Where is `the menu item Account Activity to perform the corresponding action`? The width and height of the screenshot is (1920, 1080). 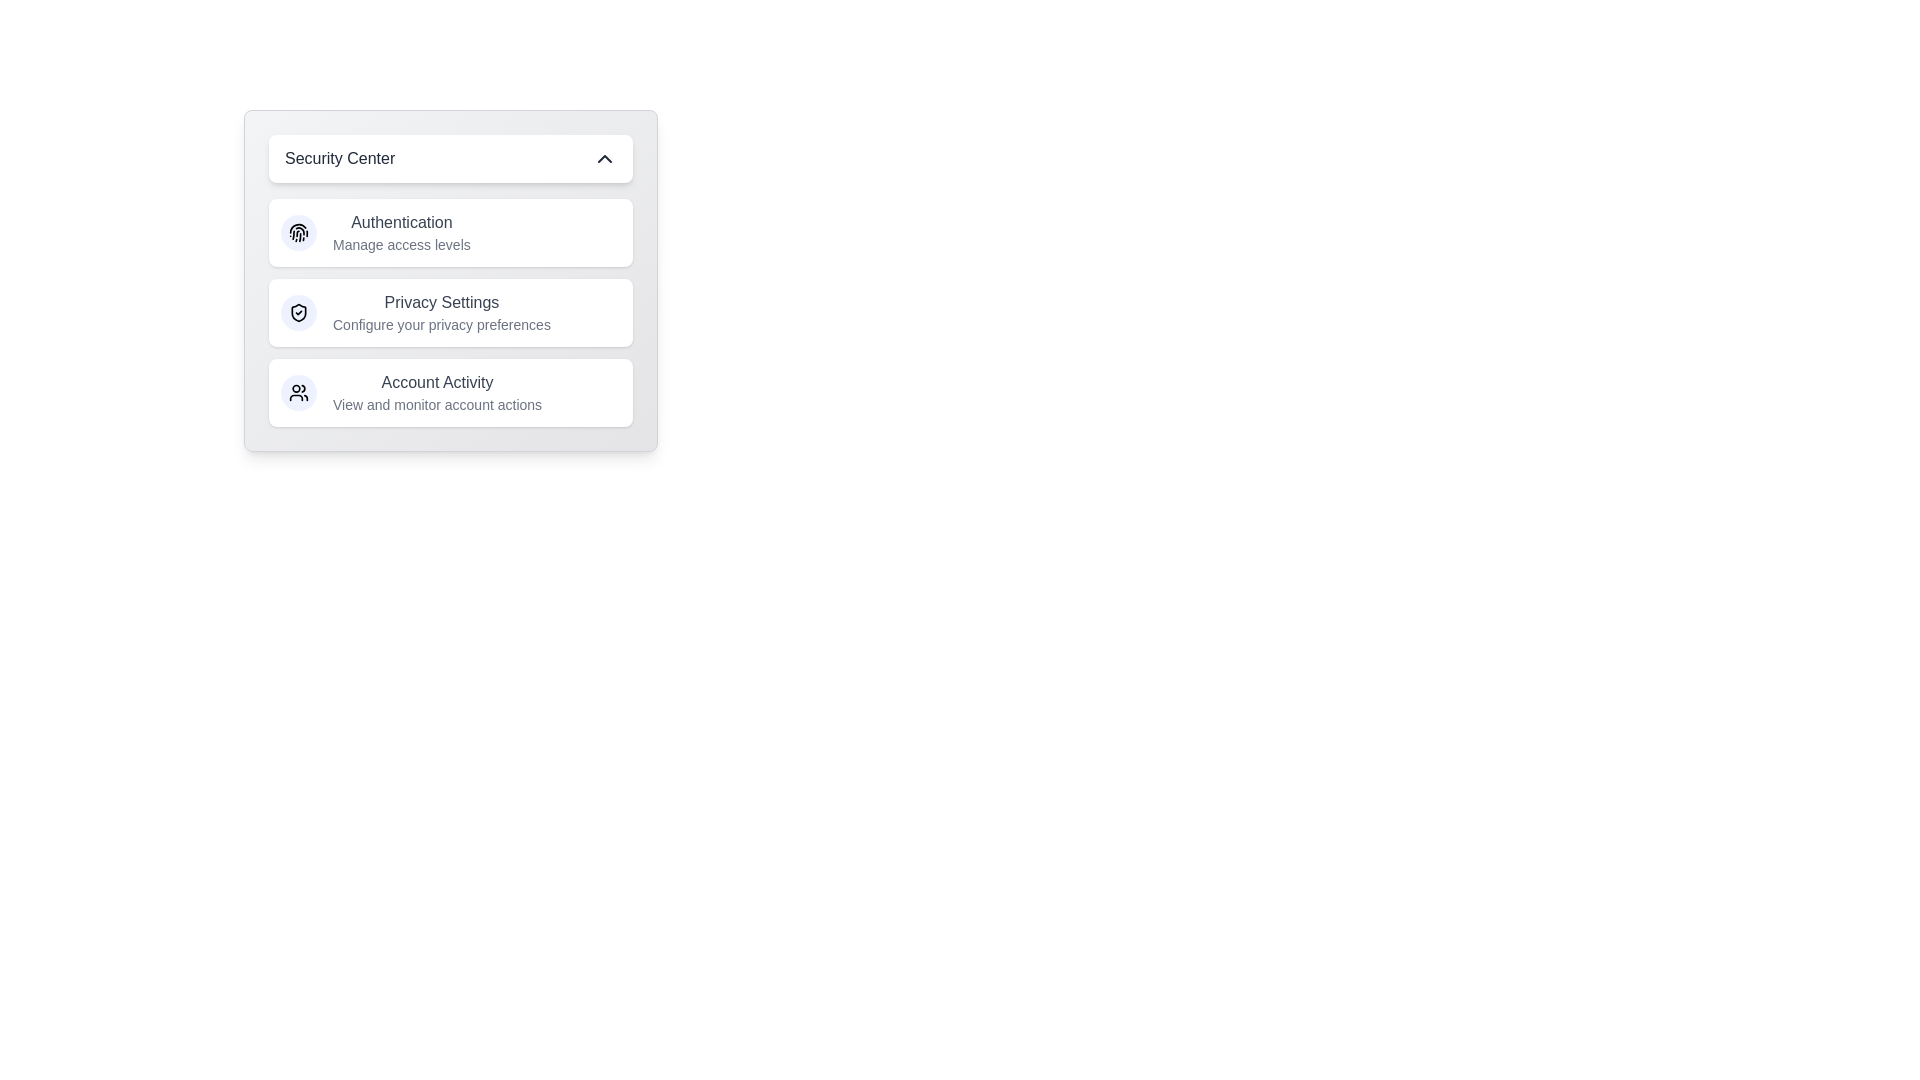 the menu item Account Activity to perform the corresponding action is located at coordinates (450, 393).